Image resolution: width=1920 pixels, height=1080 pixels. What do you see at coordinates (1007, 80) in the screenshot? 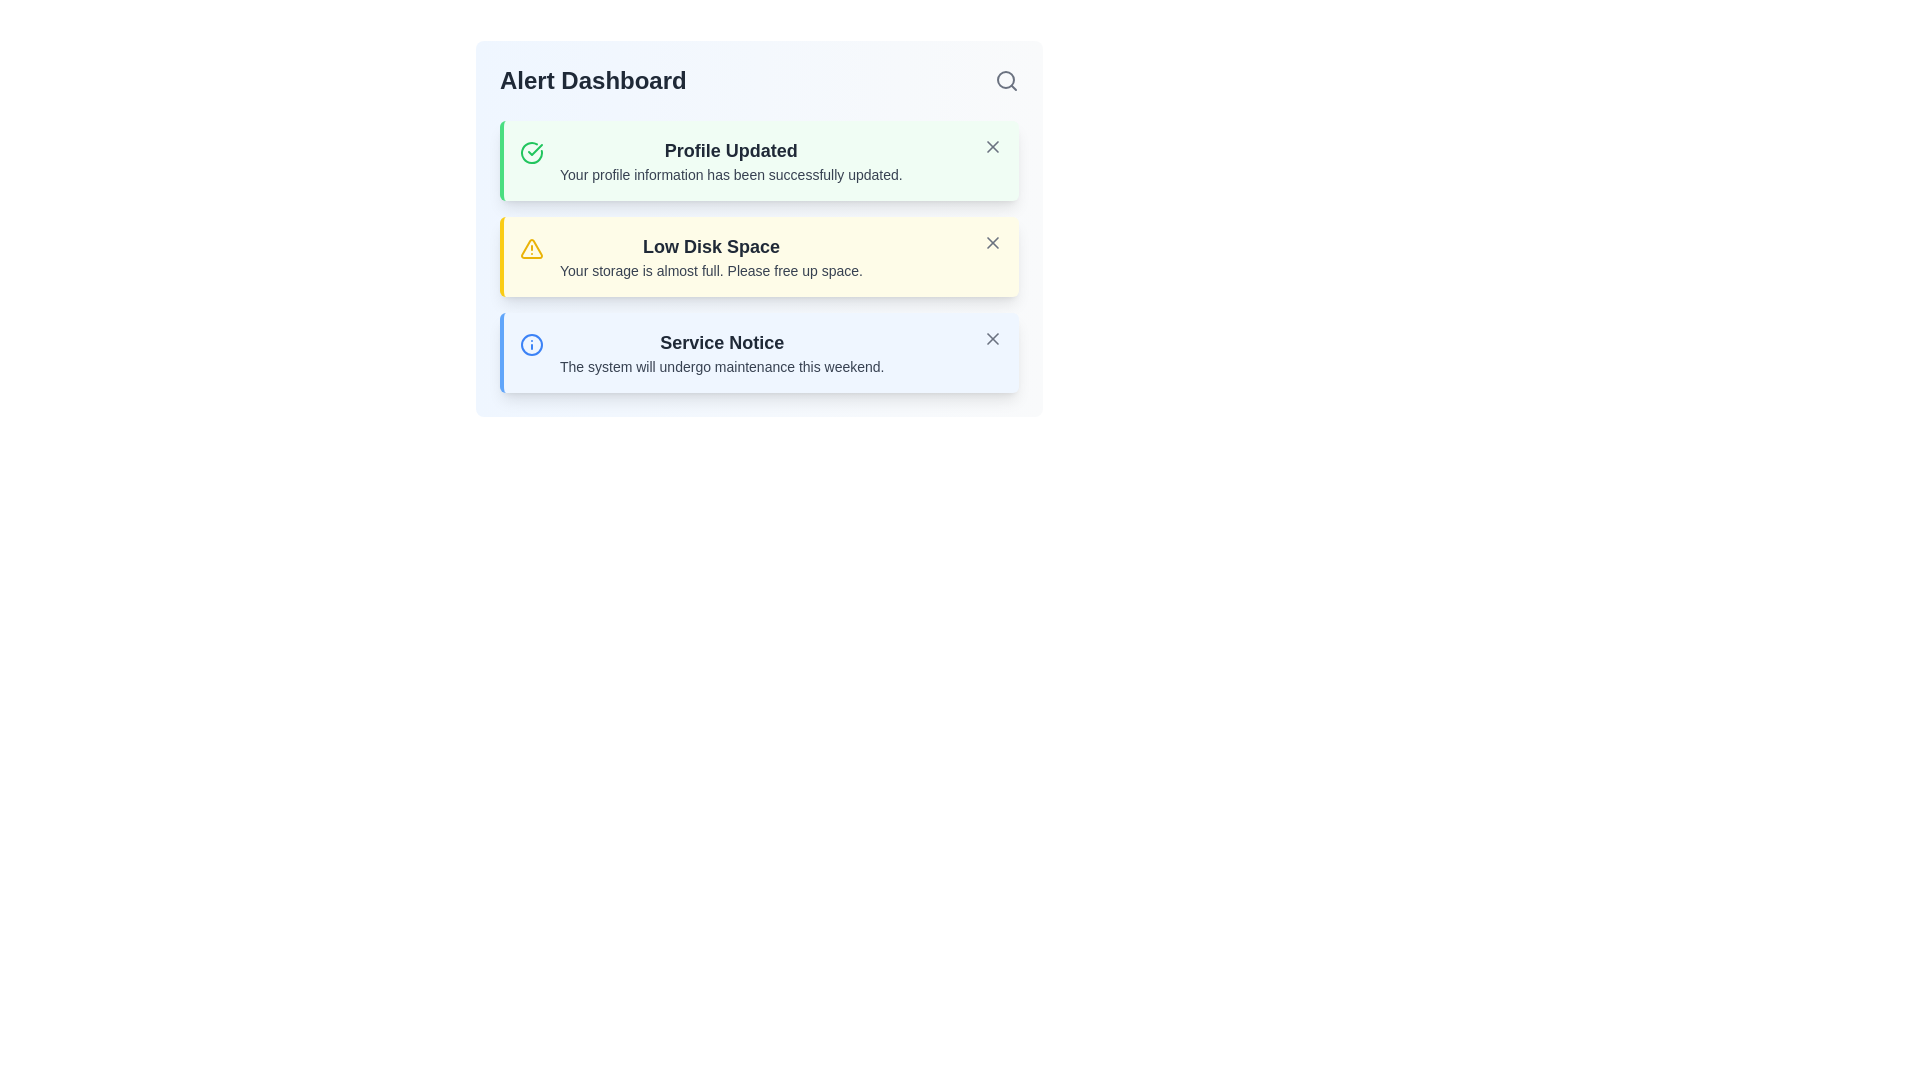
I see `the magnifying glass icon in the top-right corner of the 'Alert Dashboard' section to initiate a search` at bounding box center [1007, 80].